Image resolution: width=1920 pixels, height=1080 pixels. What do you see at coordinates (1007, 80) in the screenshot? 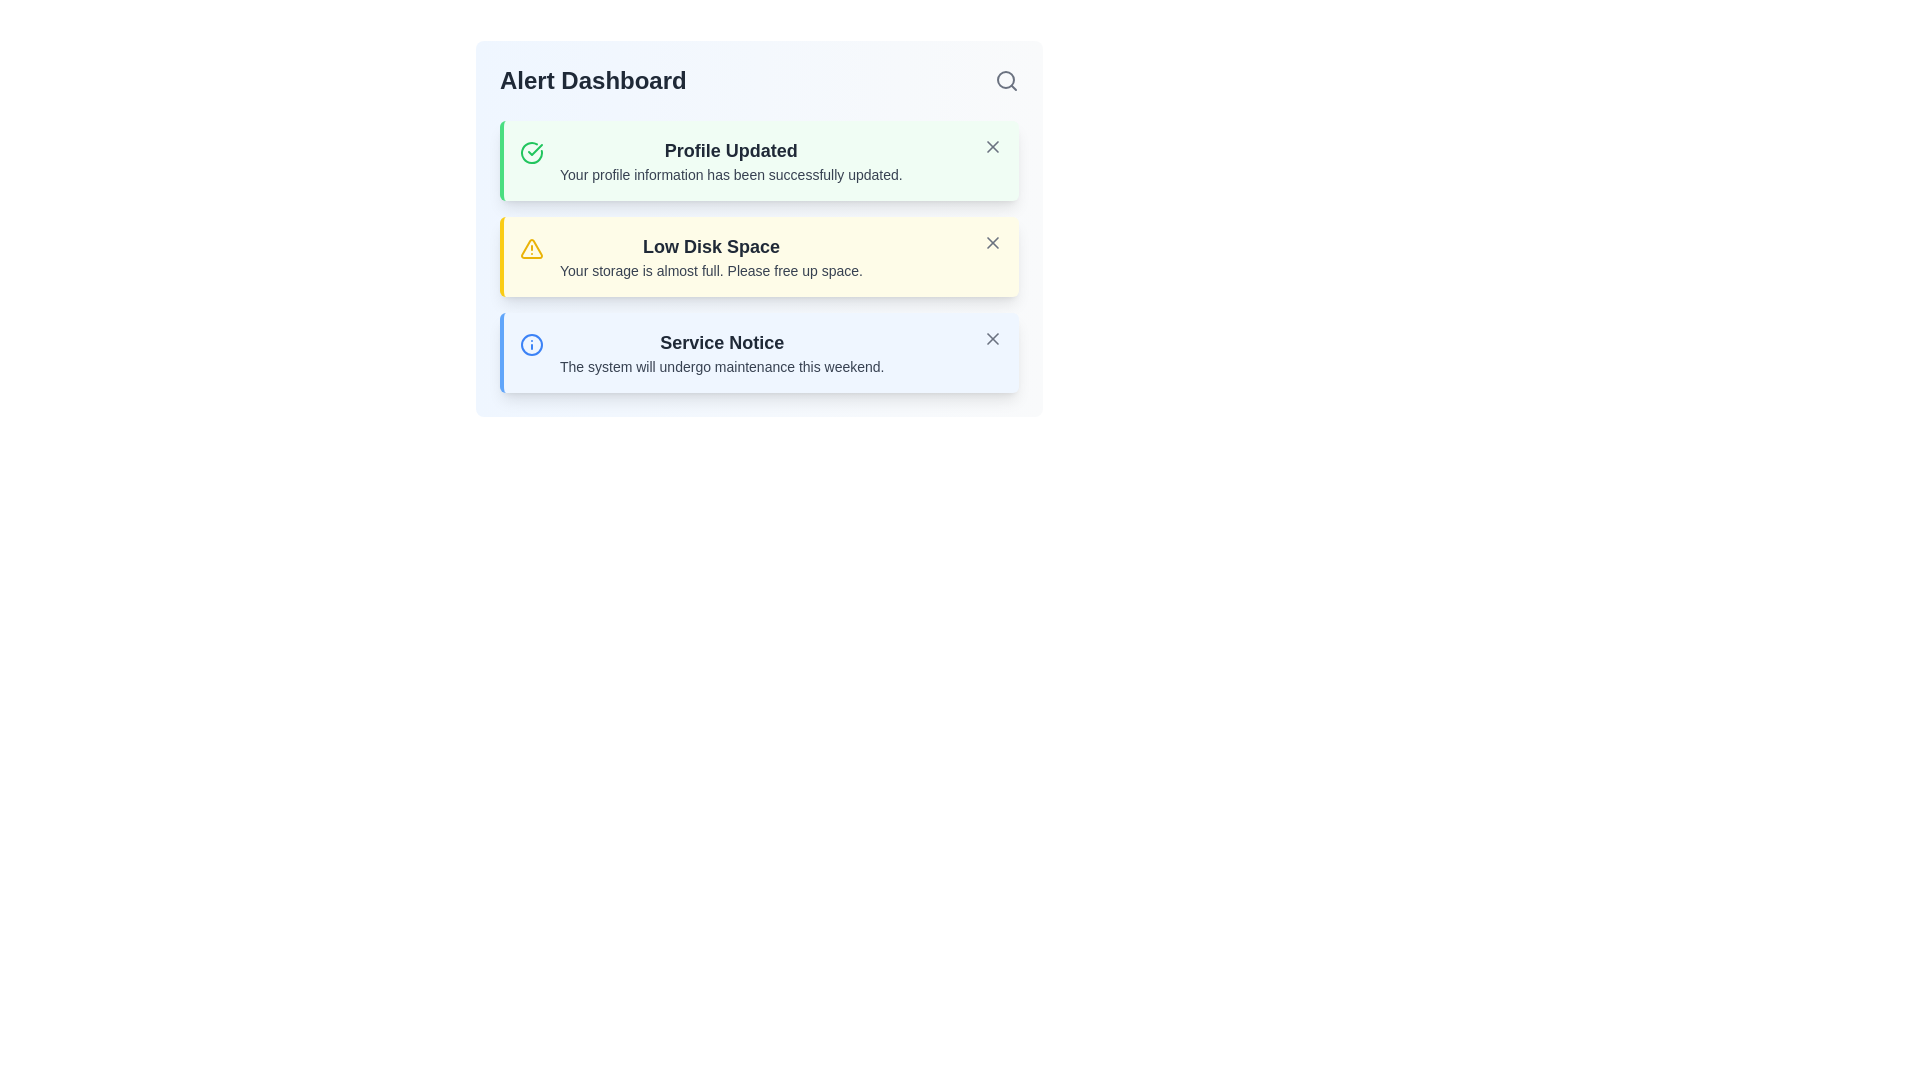
I see `the magnifying glass icon in the top-right corner of the 'Alert Dashboard' section to initiate a search` at bounding box center [1007, 80].